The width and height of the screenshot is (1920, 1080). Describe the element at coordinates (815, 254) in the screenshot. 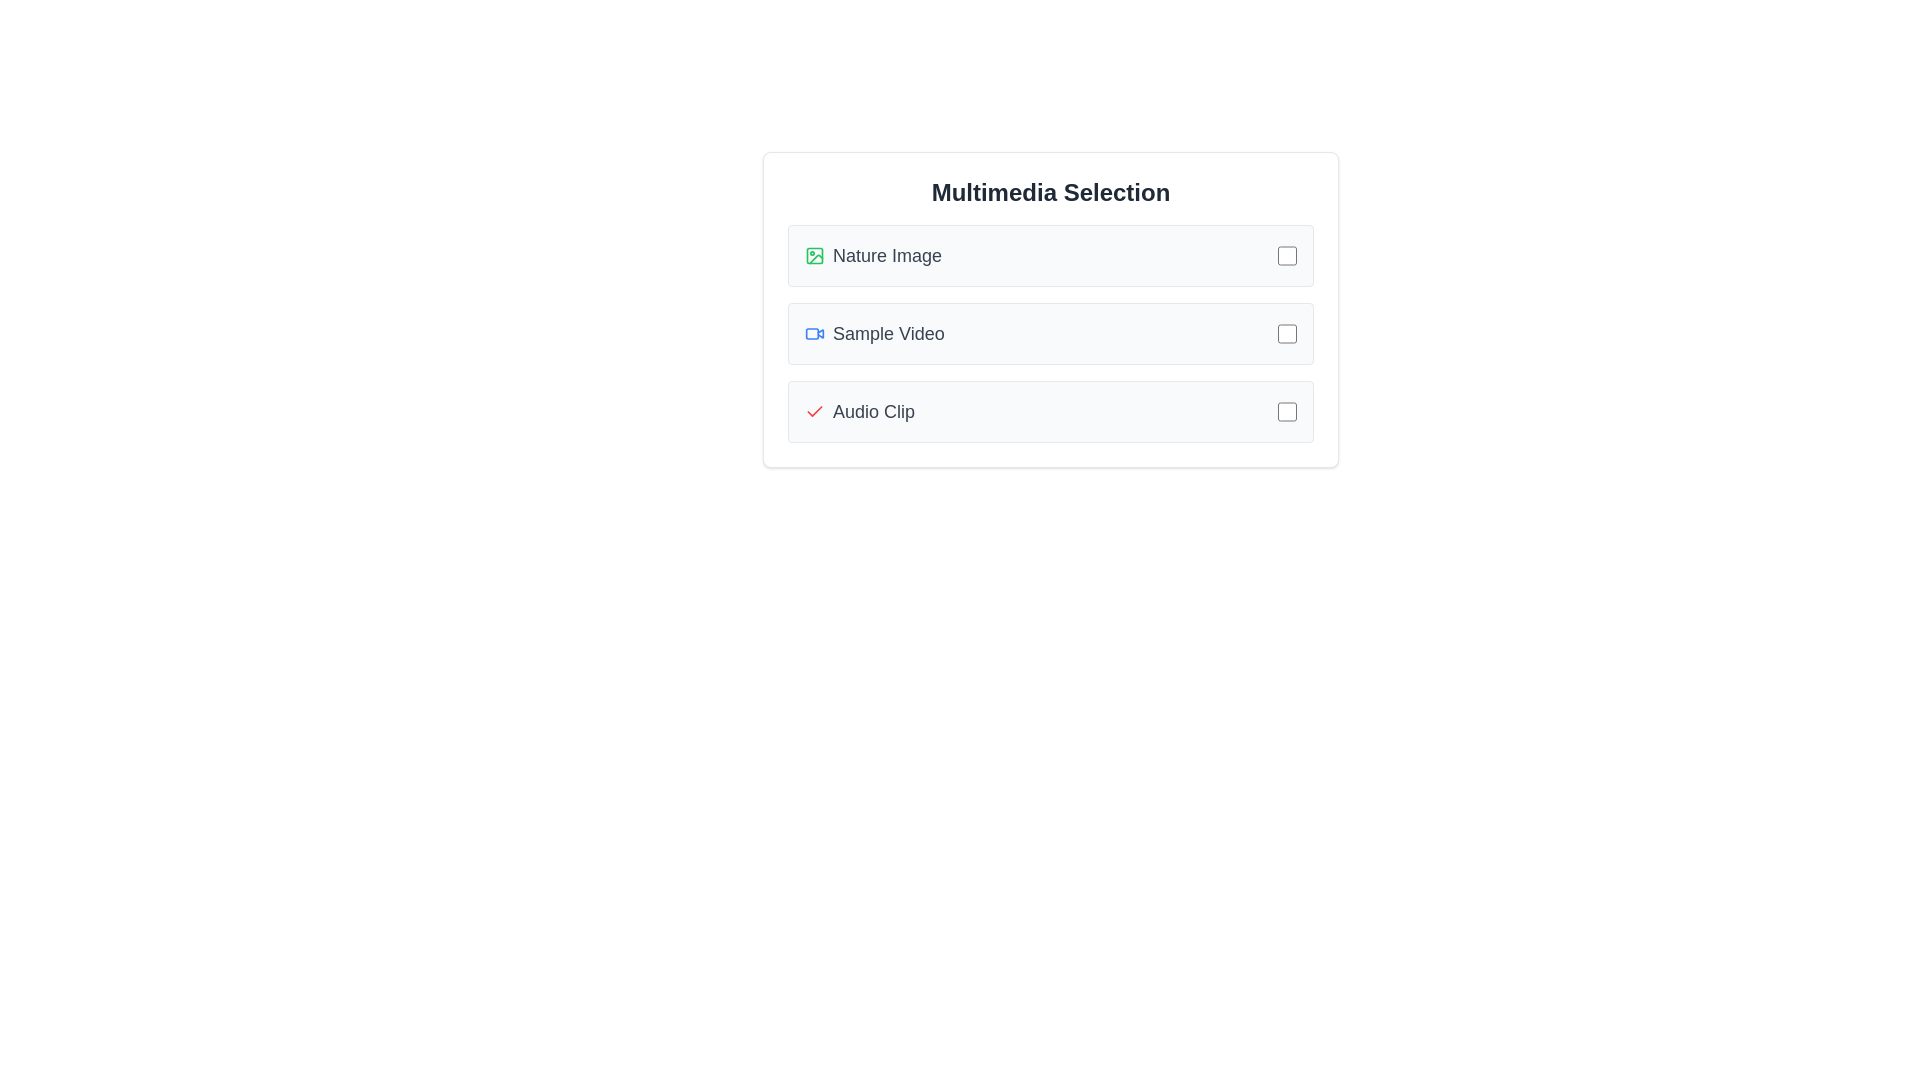

I see `the green-colored rectangular icon component with rounded corners in the multimedia selection list, located beside the 'Nature Image' label` at that location.